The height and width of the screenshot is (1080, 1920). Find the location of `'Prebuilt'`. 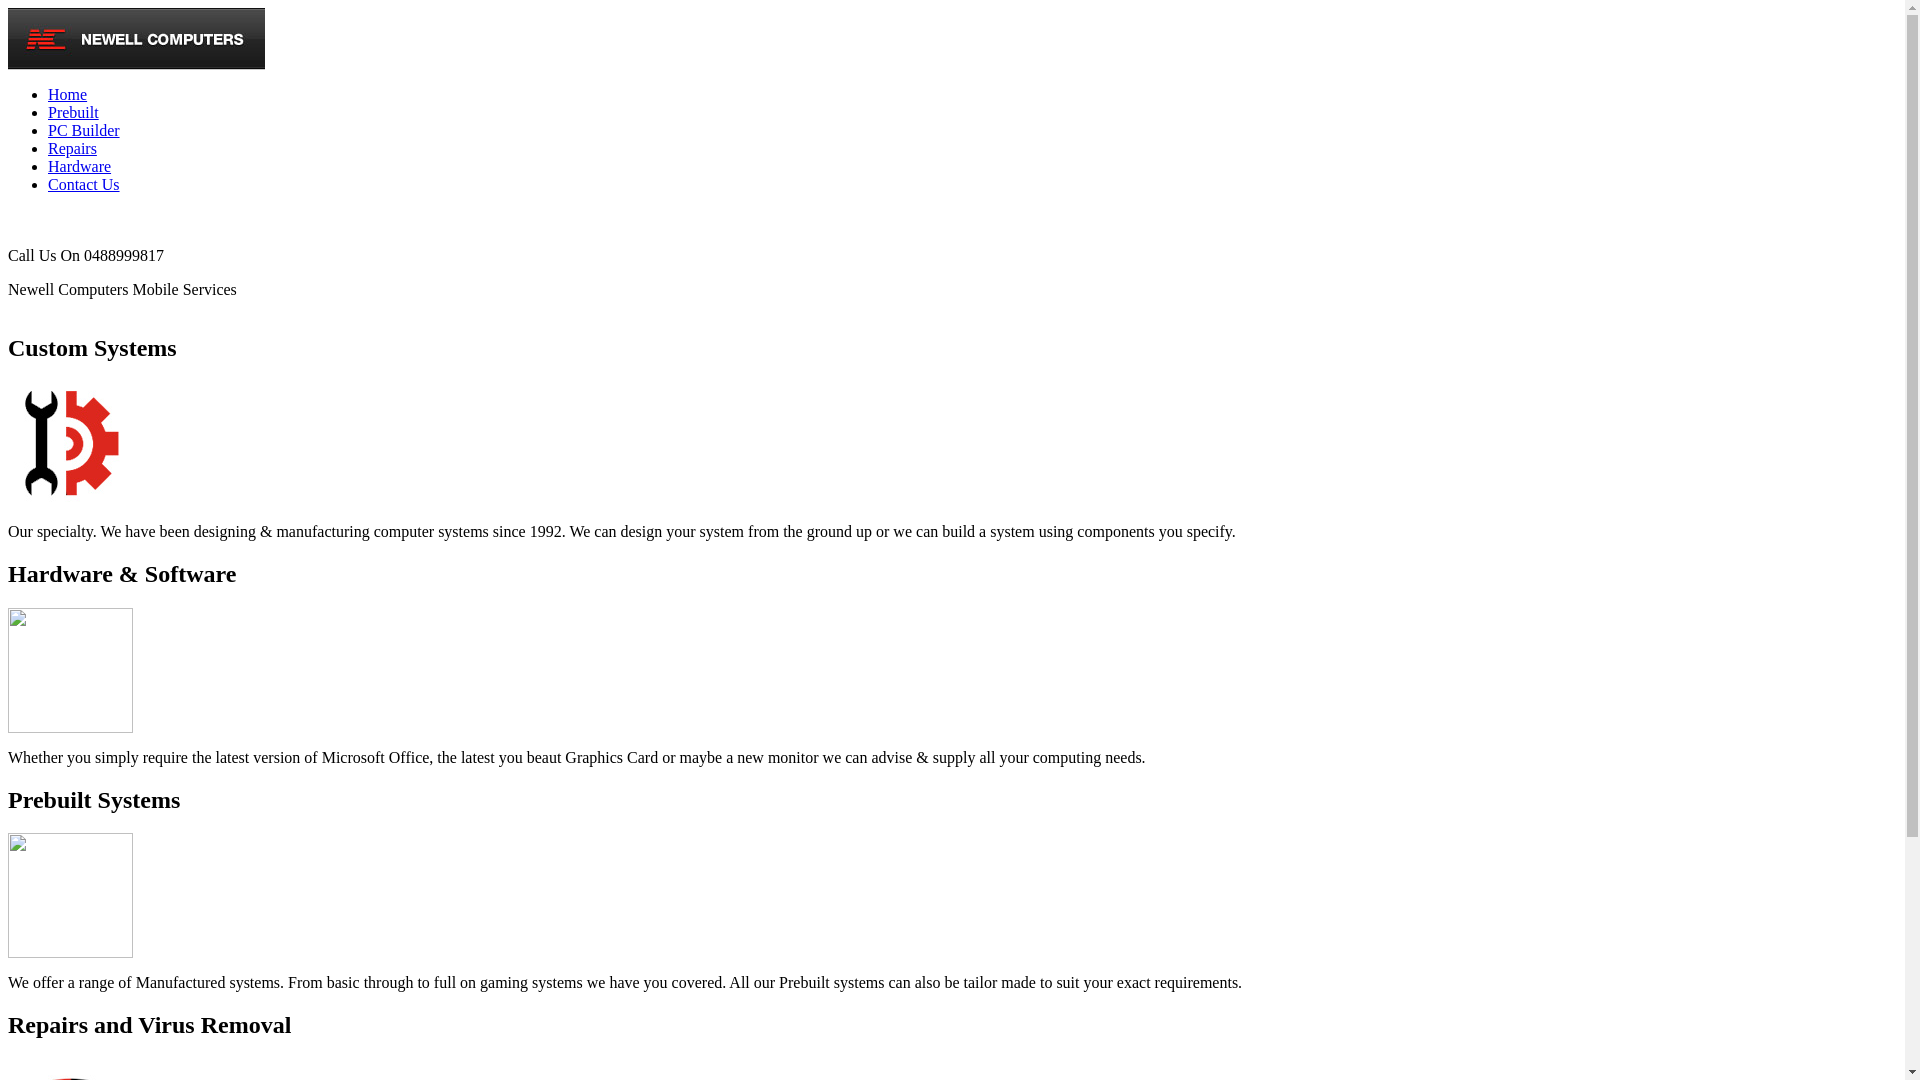

'Prebuilt' is located at coordinates (73, 112).